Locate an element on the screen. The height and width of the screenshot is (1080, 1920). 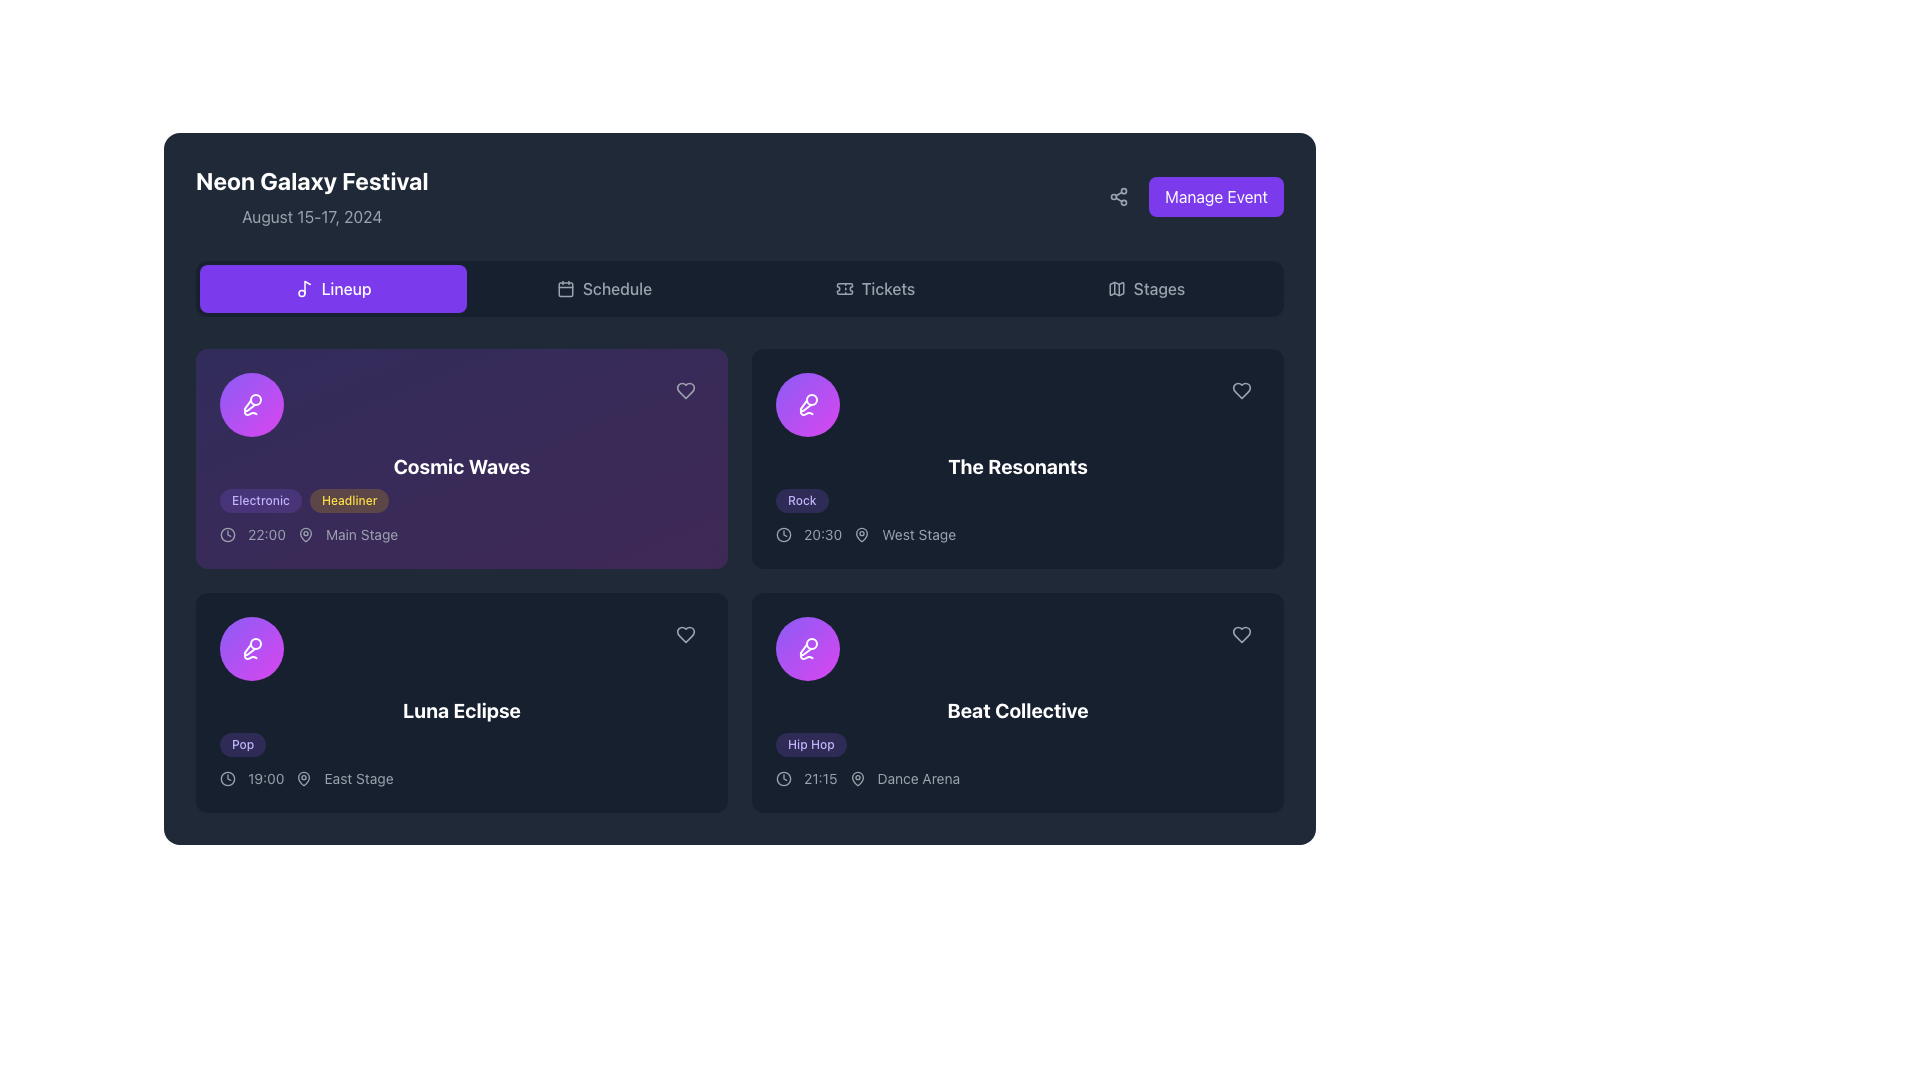
the circular clock face icon graphic located in the bottom left corner of the 'Luna Eclipse' event section is located at coordinates (227, 778).